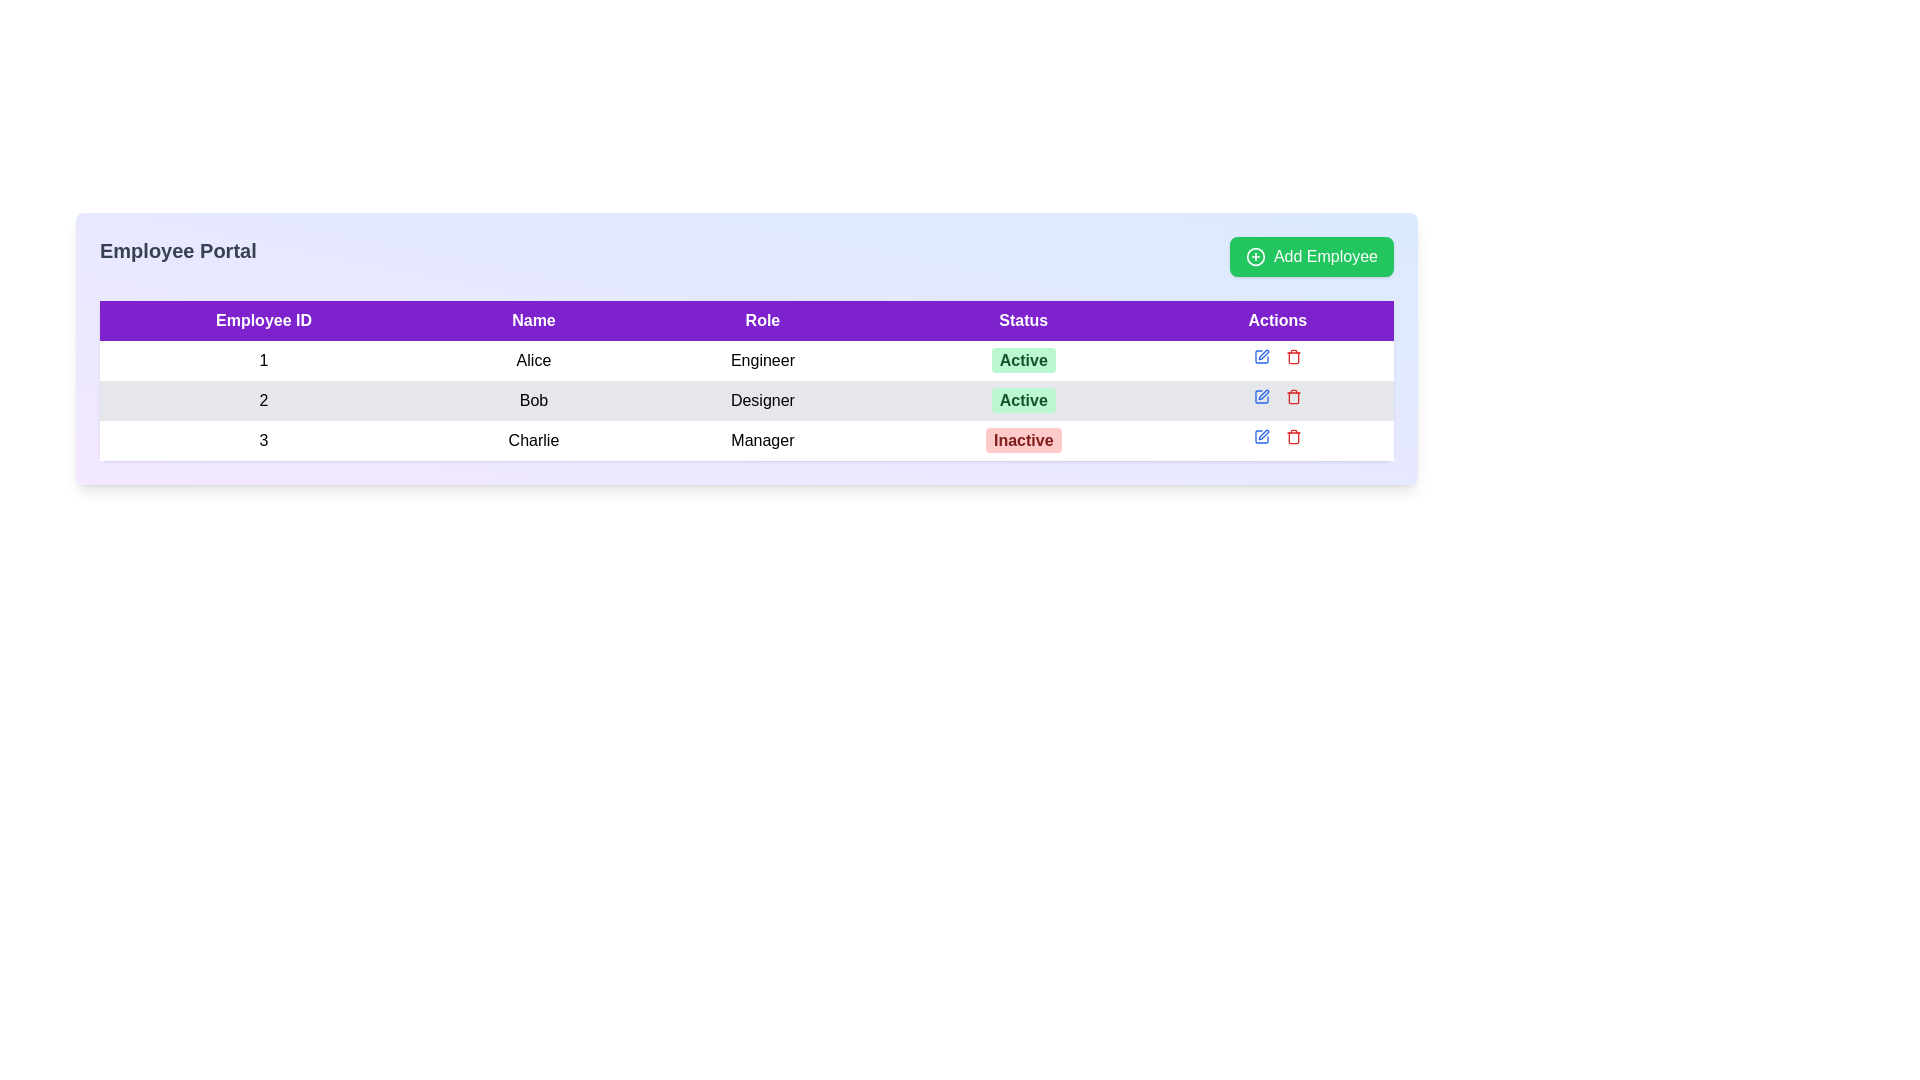 The image size is (1920, 1080). Describe the element at coordinates (1260, 397) in the screenshot. I see `the edit button represented by a pen icon in the 'Actions' column of the table for employee 'Bob' for accessibility purposes` at that location.